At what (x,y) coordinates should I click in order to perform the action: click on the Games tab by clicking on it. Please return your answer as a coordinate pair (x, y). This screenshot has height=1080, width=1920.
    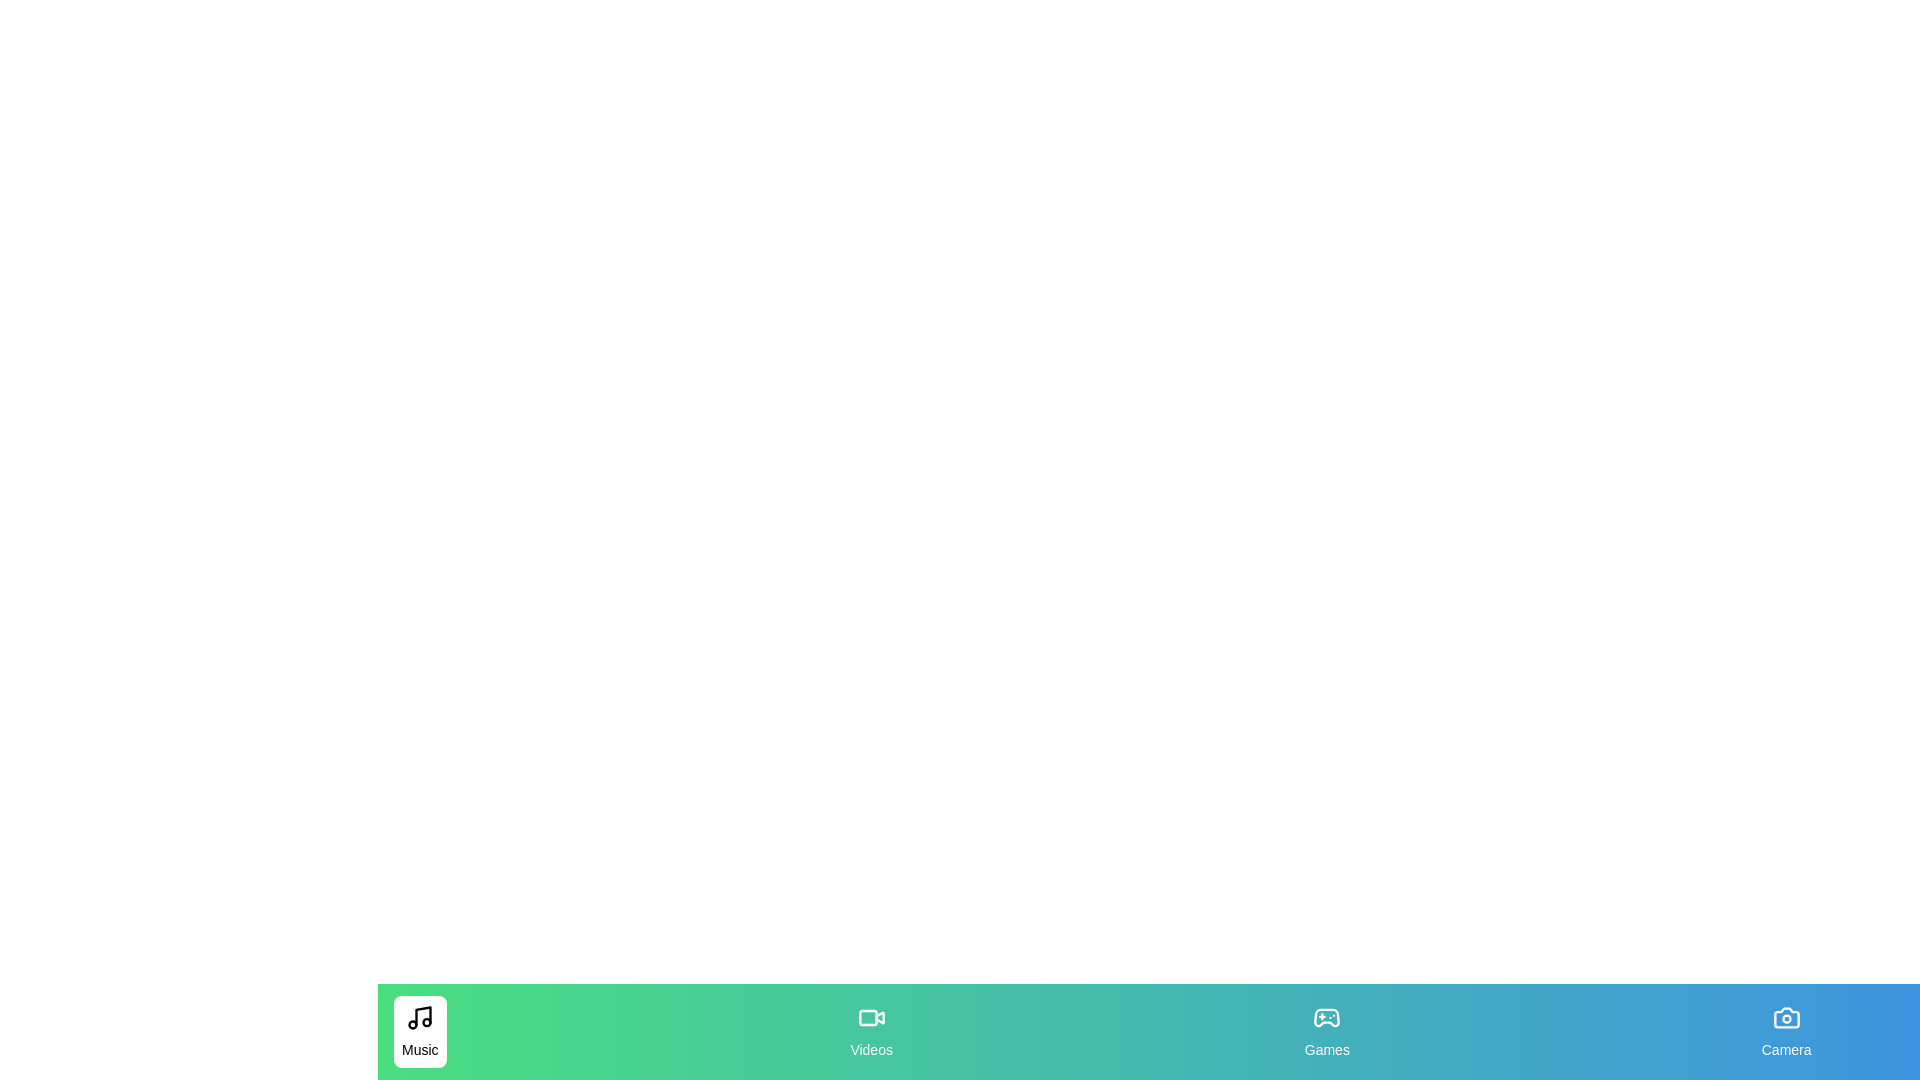
    Looking at the image, I should click on (1326, 1032).